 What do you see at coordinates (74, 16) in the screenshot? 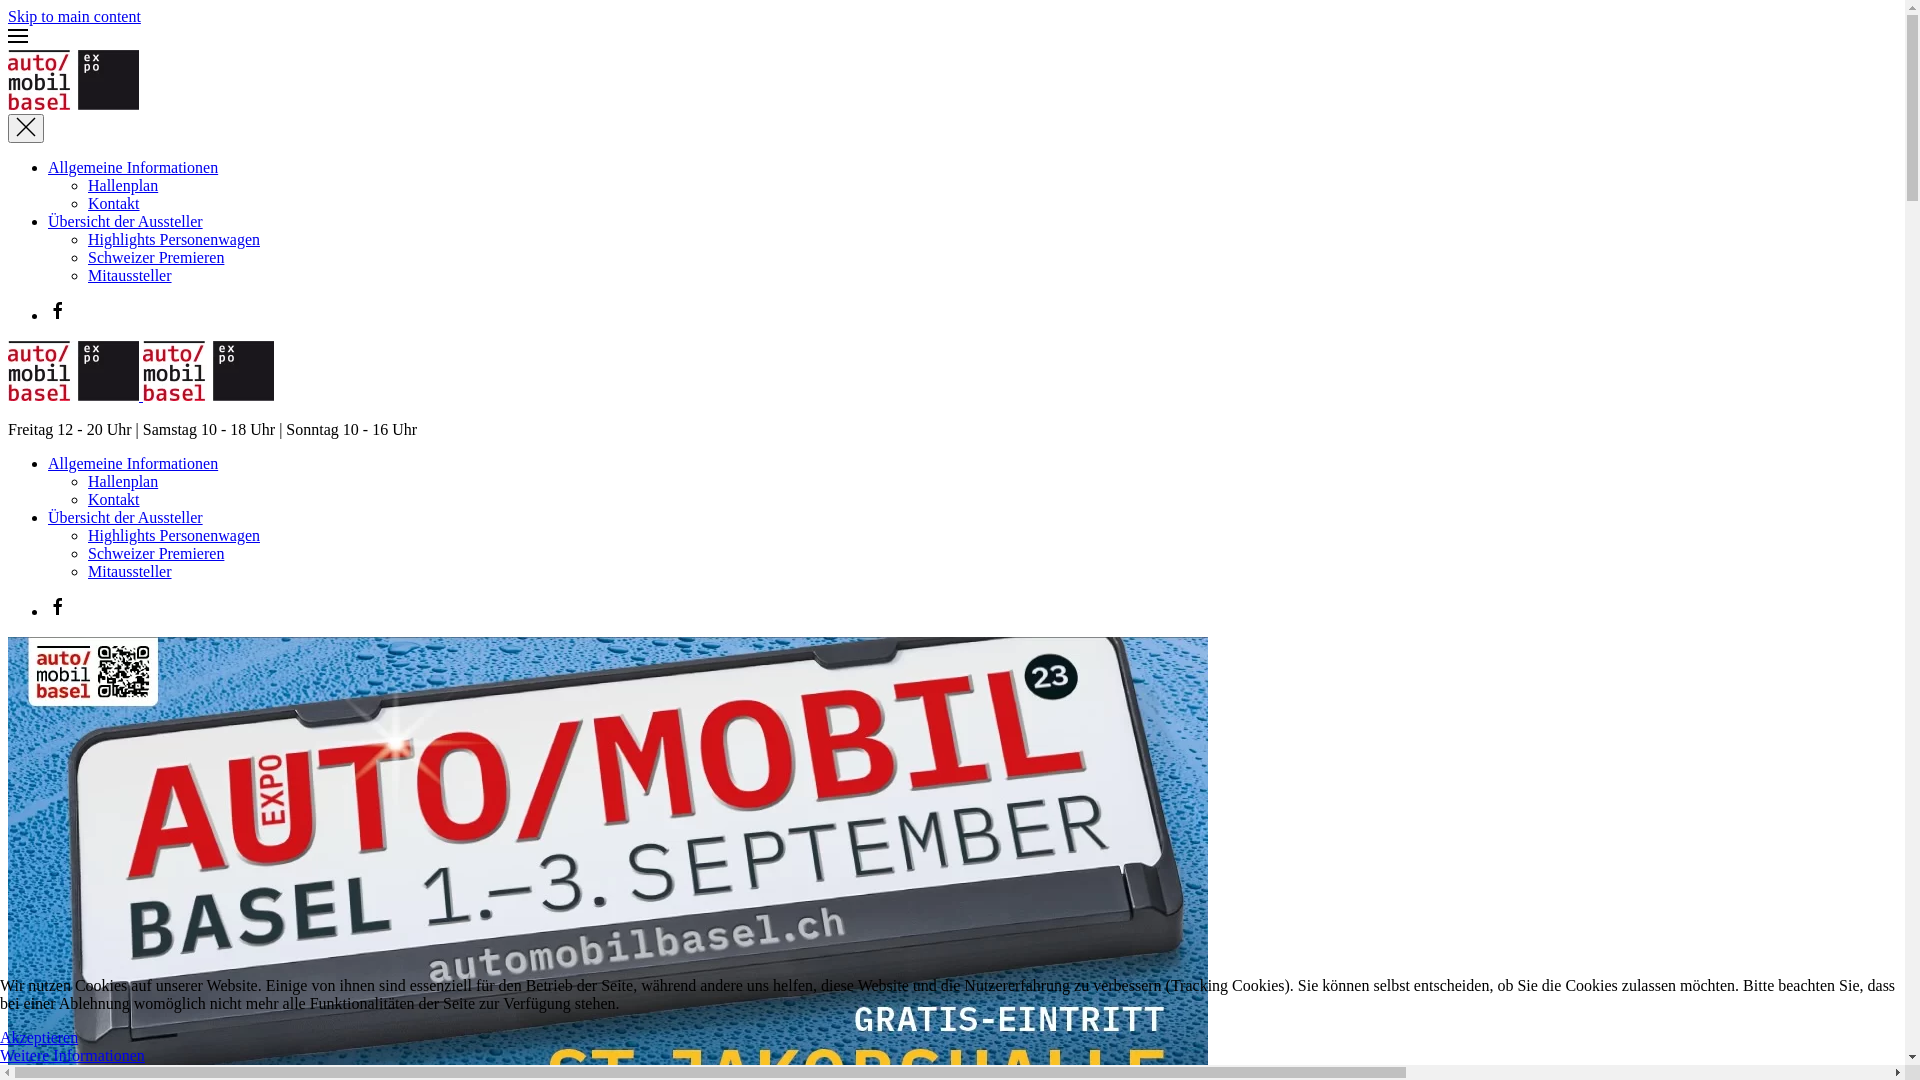
I see `'Skip to main content'` at bounding box center [74, 16].